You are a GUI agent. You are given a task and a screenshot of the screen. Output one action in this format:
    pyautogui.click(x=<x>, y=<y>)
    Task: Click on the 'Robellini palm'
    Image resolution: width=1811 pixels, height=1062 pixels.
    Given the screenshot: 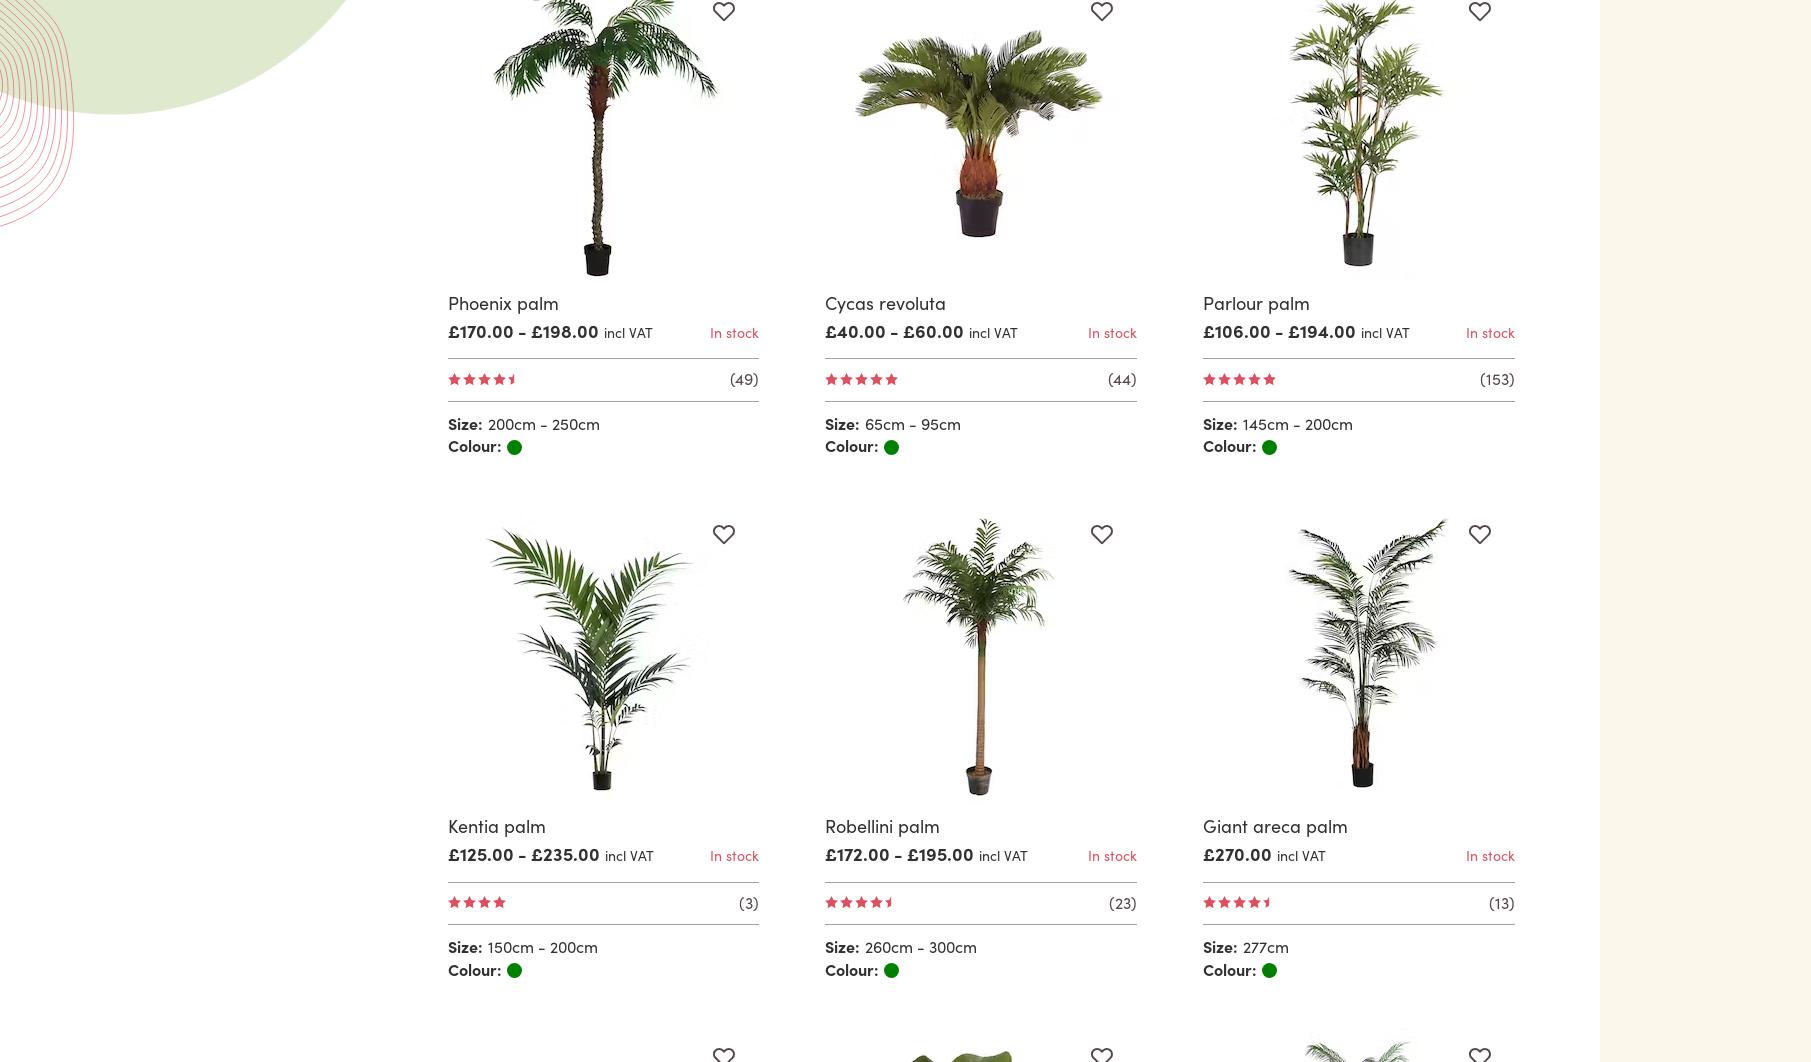 What is the action you would take?
    pyautogui.click(x=882, y=824)
    